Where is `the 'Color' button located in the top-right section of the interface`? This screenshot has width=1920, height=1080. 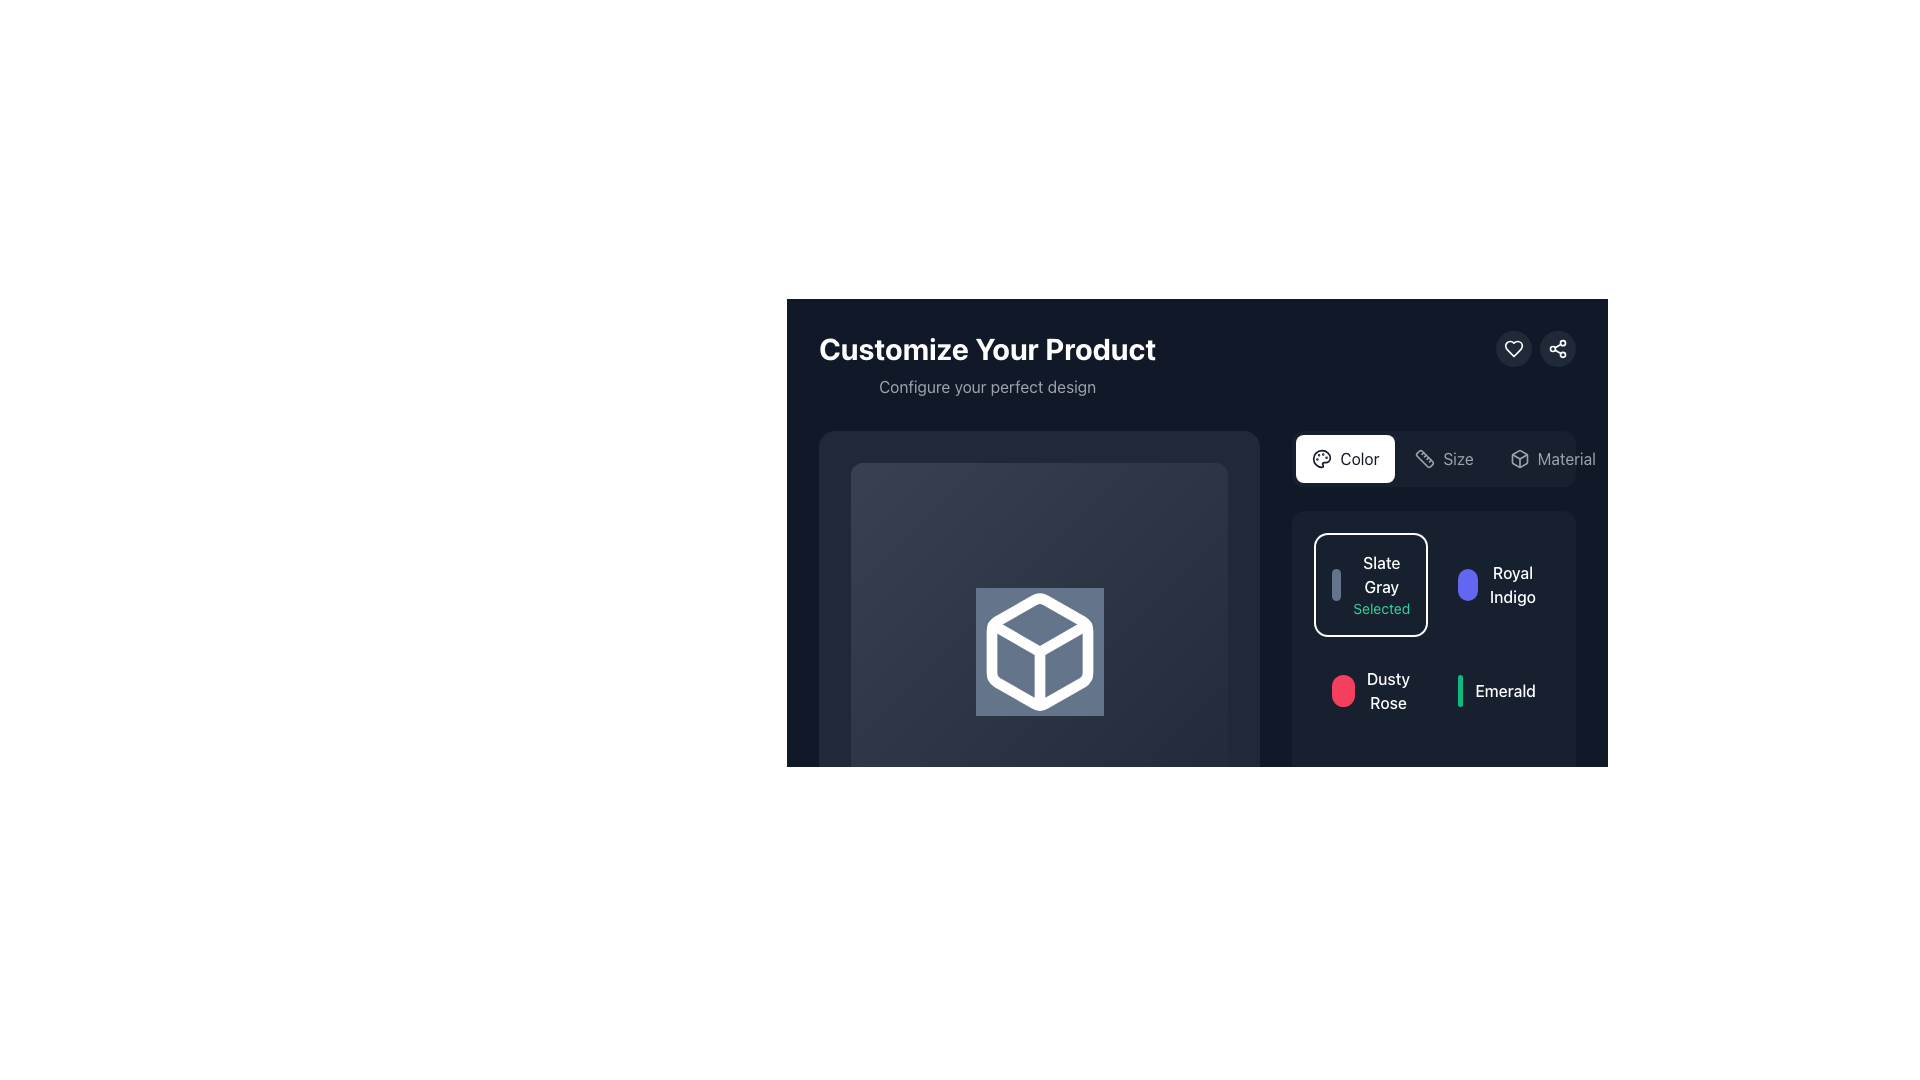 the 'Color' button located in the top-right section of the interface is located at coordinates (1345, 459).